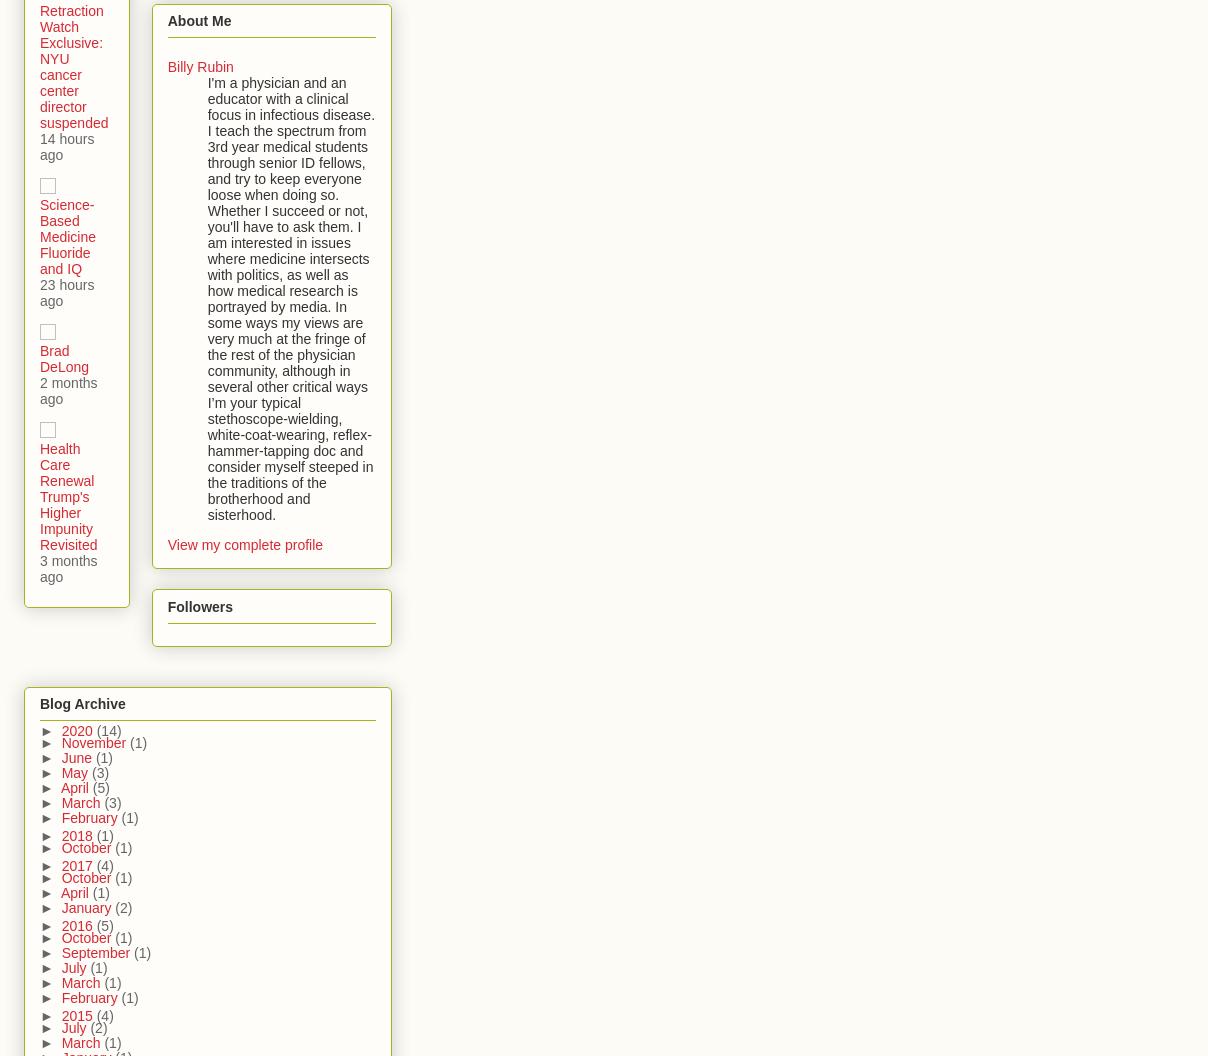  I want to click on '(14)', so click(107, 729).